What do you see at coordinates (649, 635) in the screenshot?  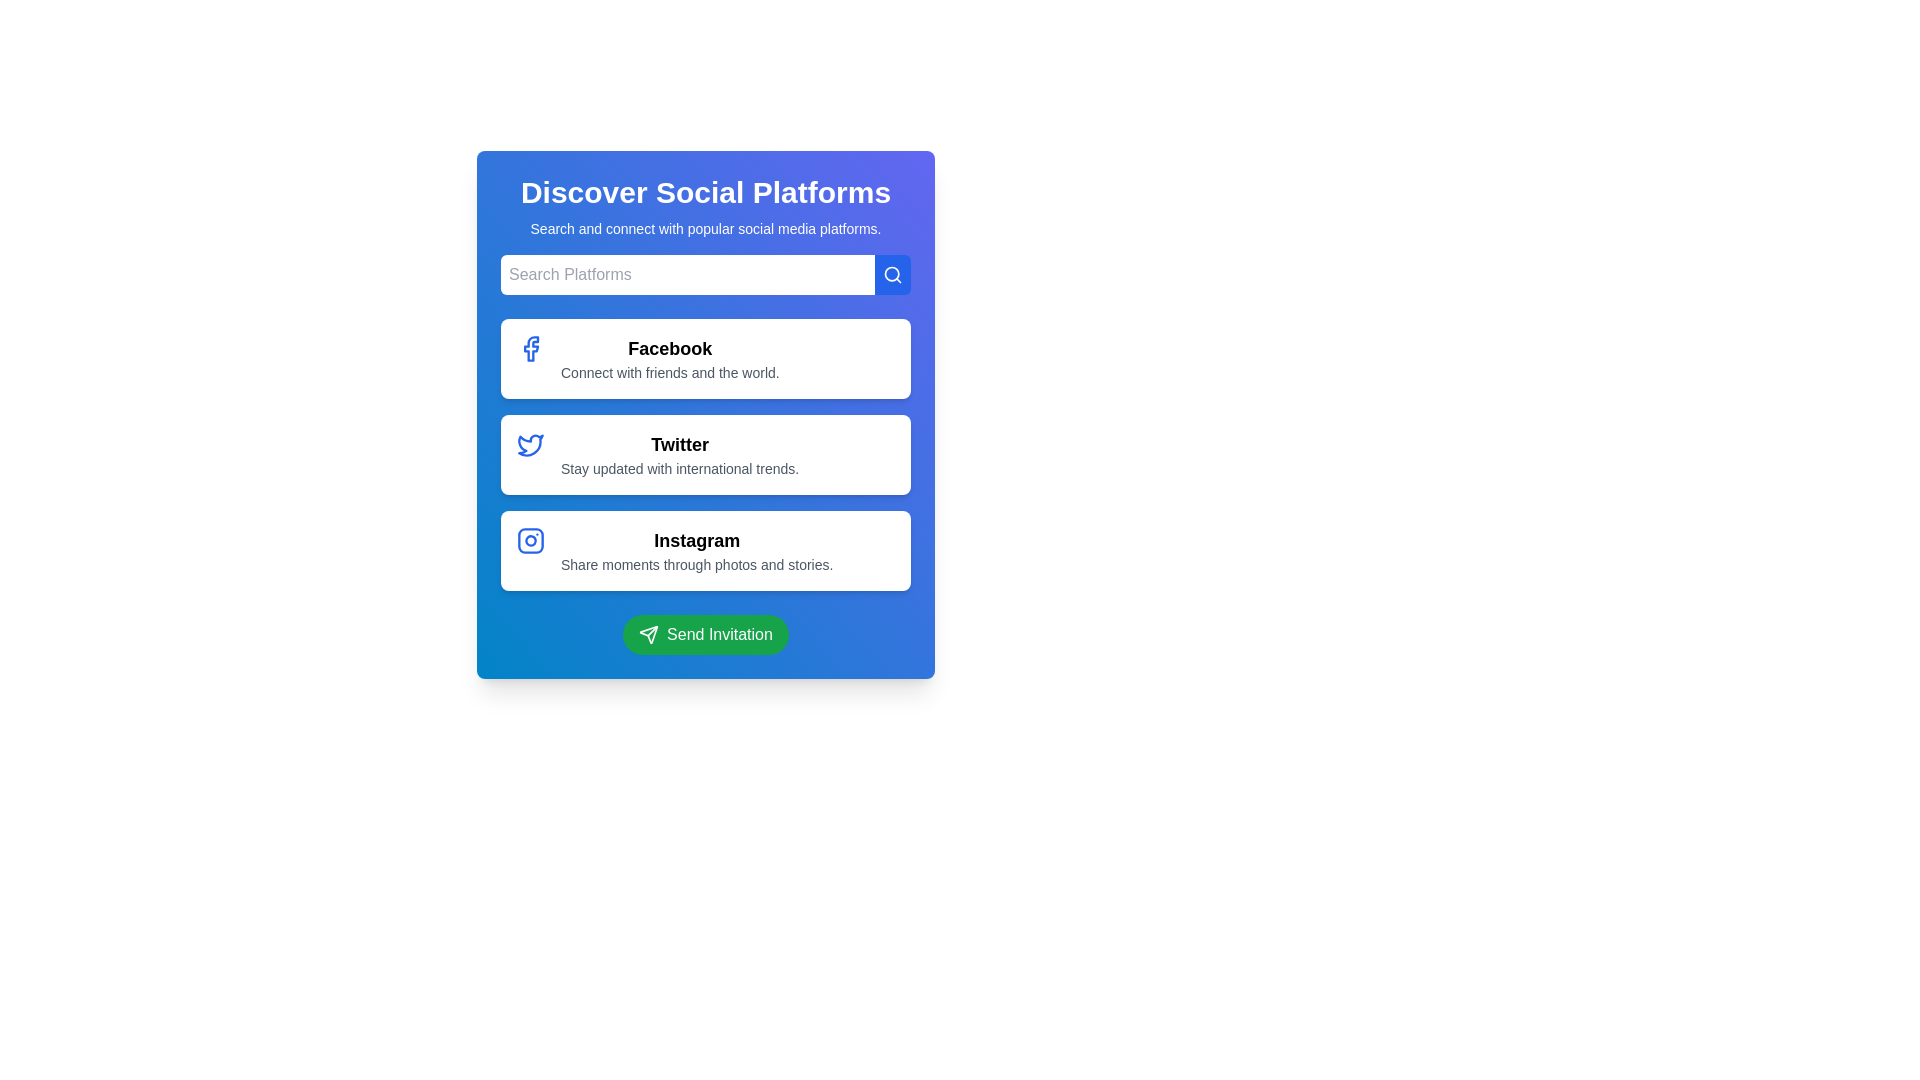 I see `the 'Send Invitation' icon, which visually represents the action of sending an invitation and is located at the bottom center of the interface` at bounding box center [649, 635].